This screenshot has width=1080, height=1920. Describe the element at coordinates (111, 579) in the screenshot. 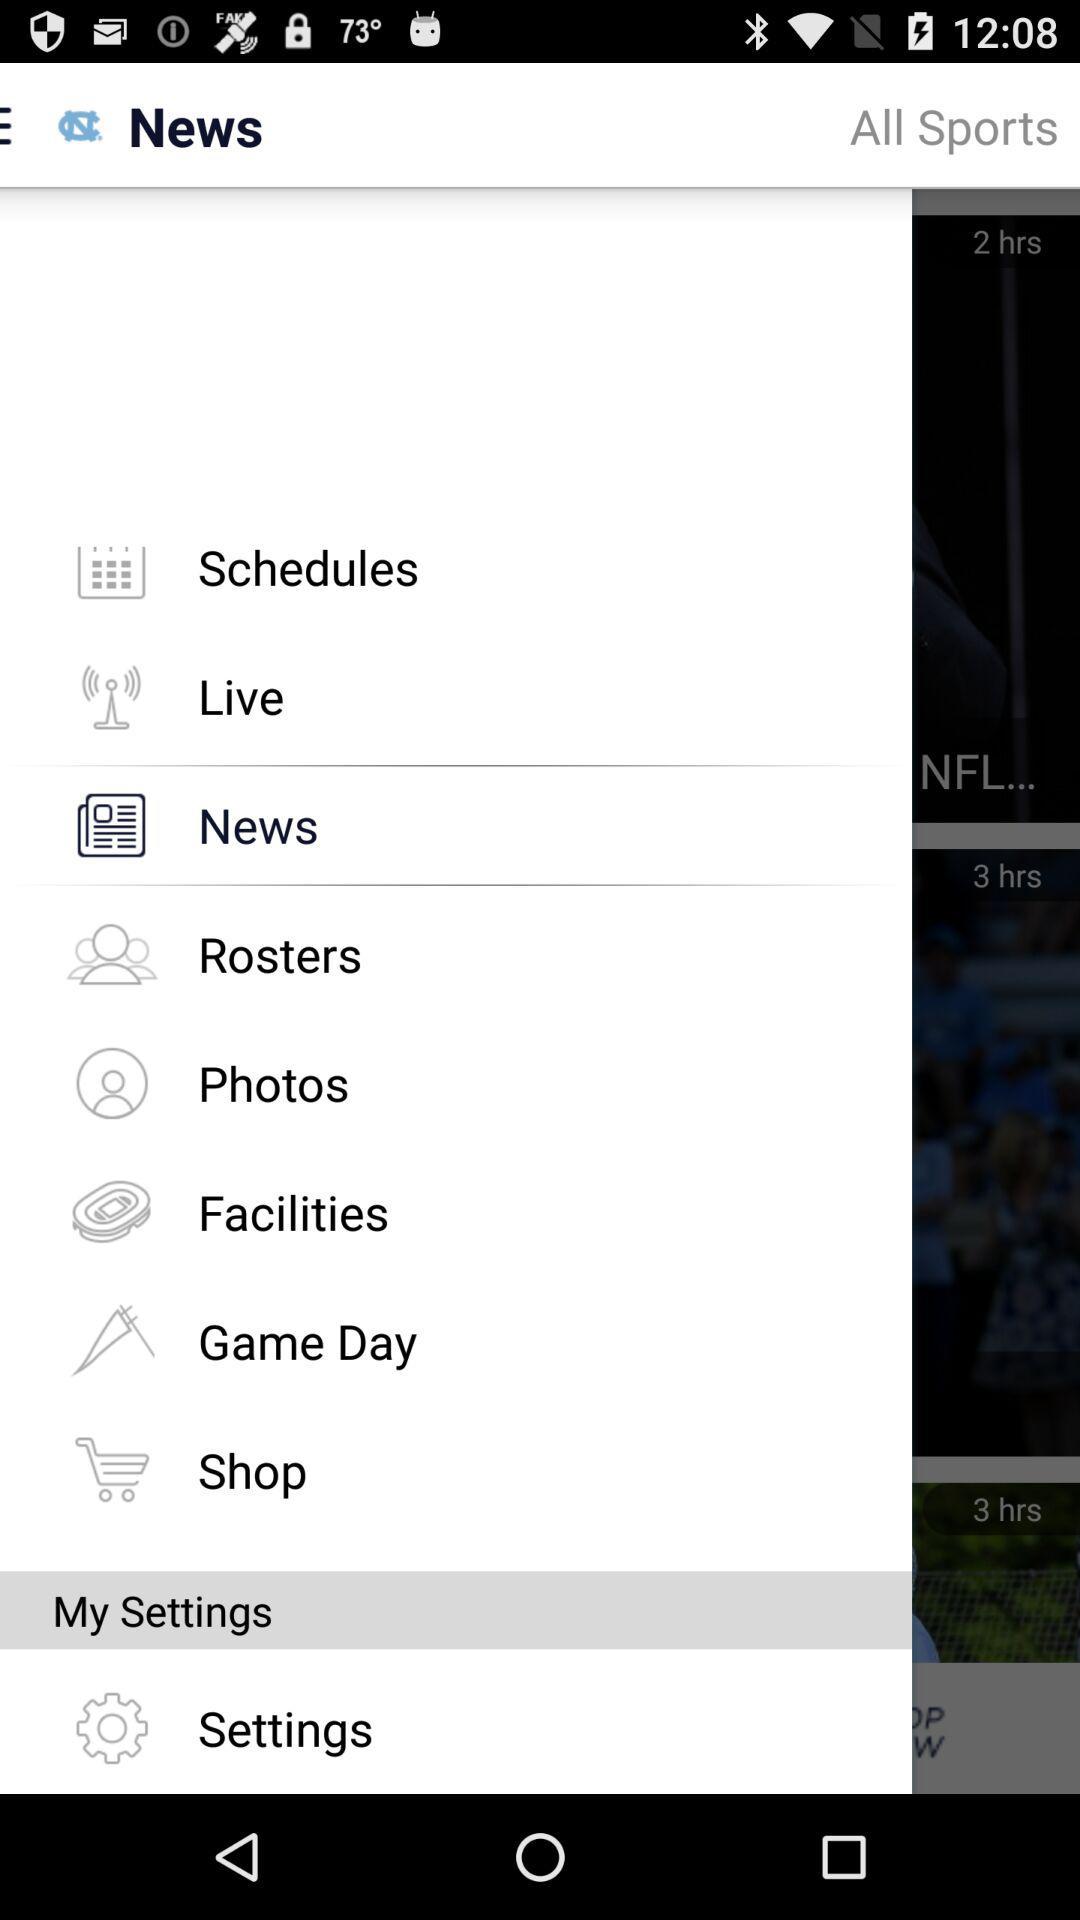

I see `schedule icon` at that location.